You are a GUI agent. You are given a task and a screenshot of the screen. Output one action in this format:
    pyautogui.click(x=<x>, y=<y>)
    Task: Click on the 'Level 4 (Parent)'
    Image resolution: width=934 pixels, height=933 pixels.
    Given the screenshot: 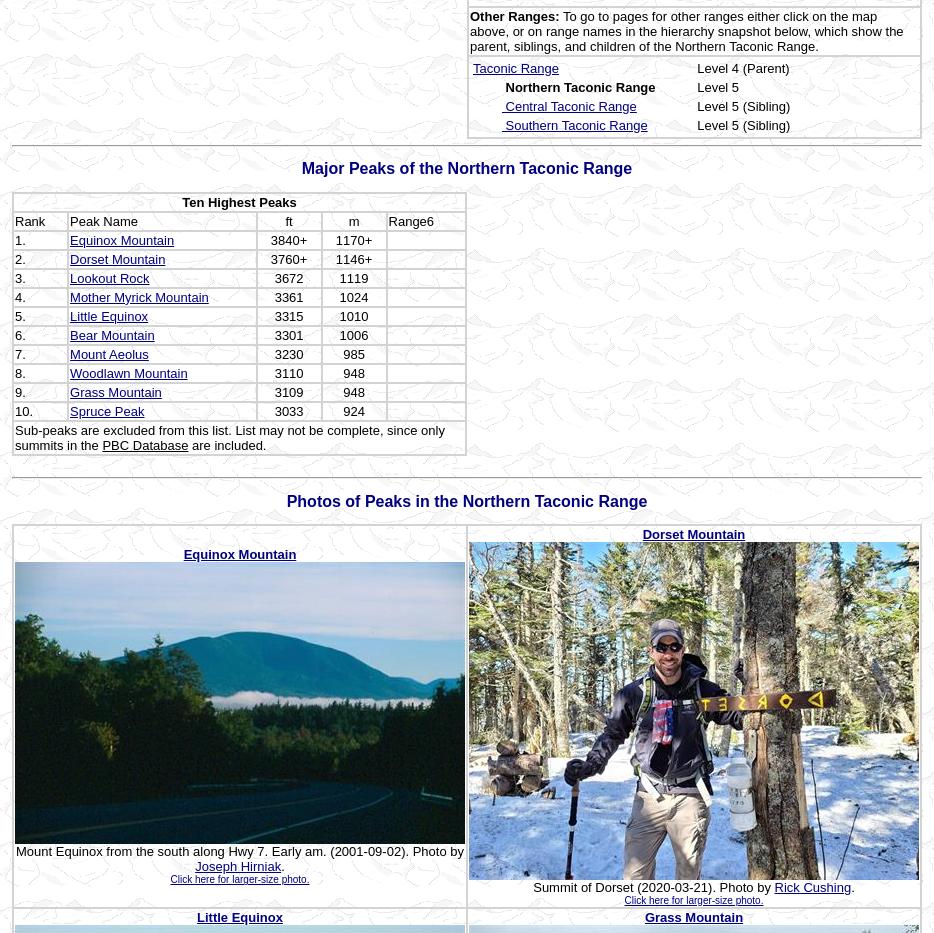 What is the action you would take?
    pyautogui.click(x=696, y=67)
    